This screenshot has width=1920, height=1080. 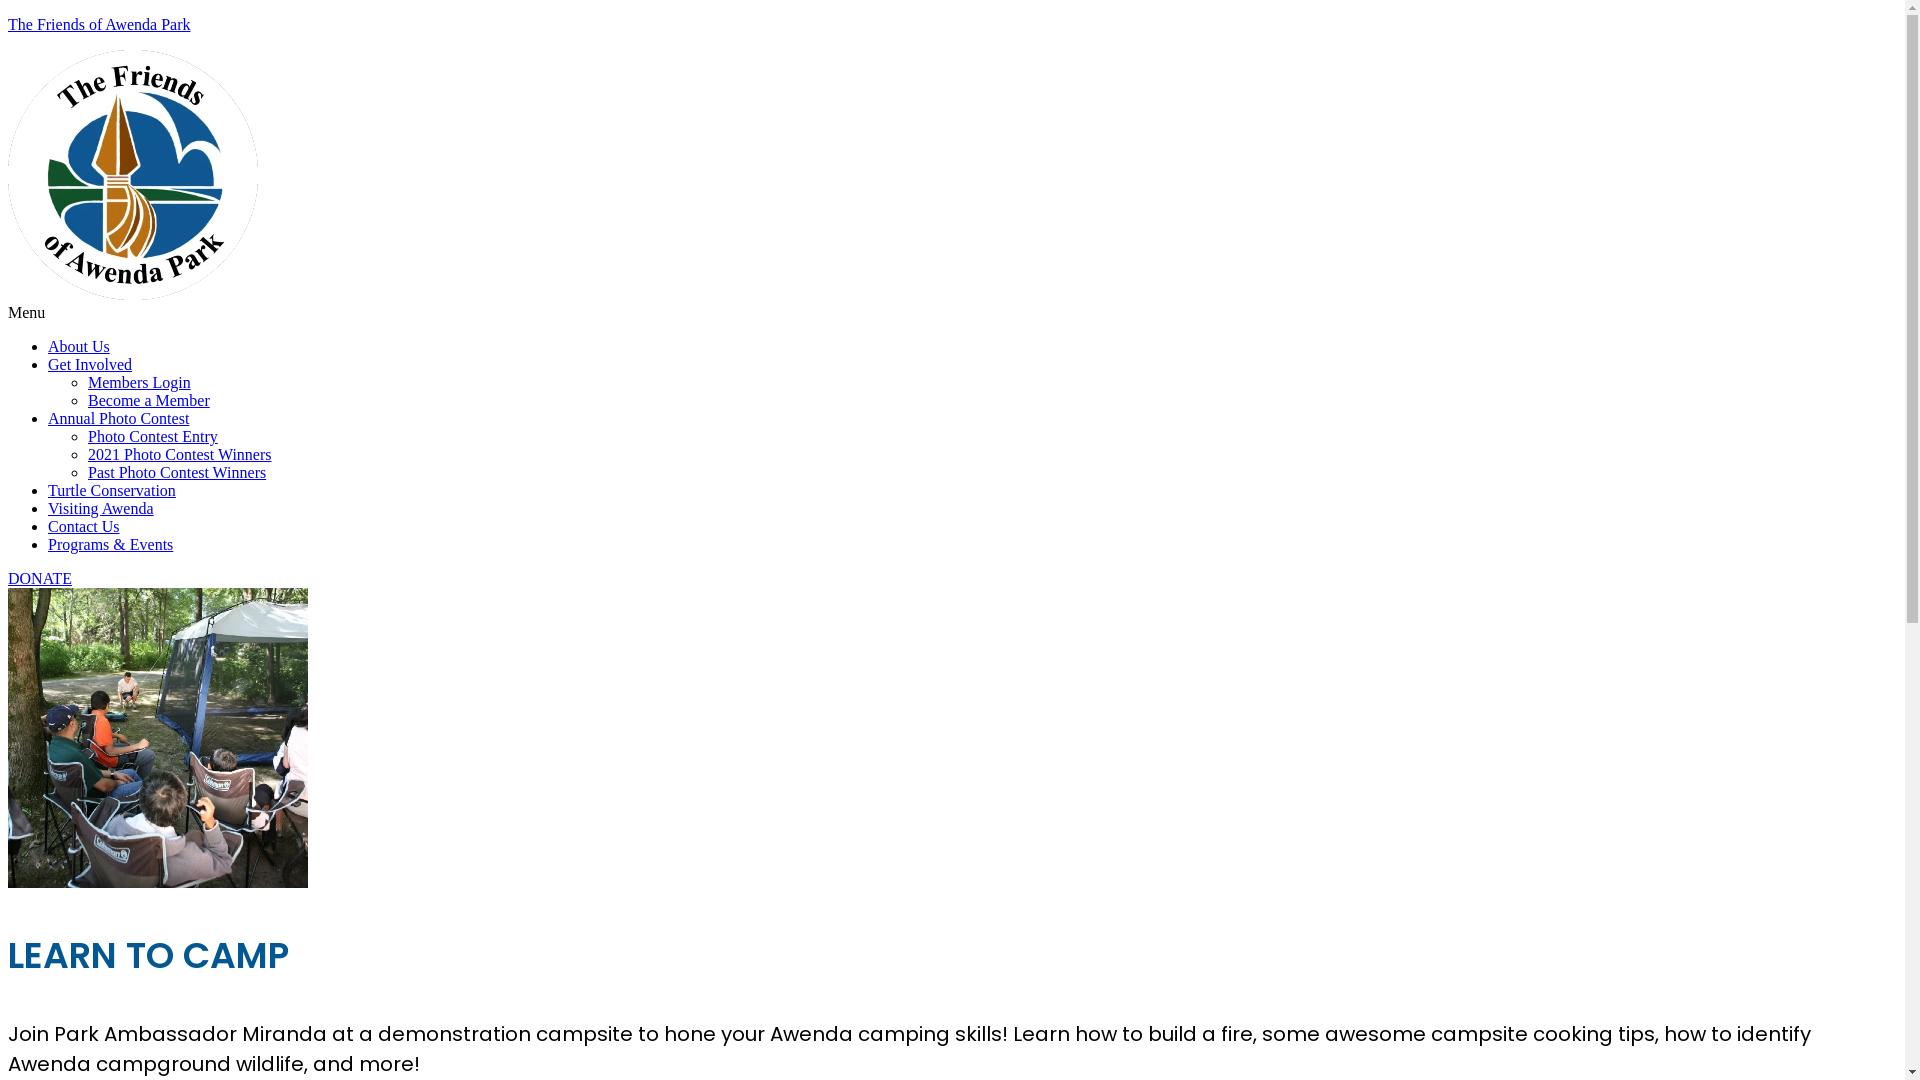 What do you see at coordinates (117, 417) in the screenshot?
I see `'Annual Photo Contest'` at bounding box center [117, 417].